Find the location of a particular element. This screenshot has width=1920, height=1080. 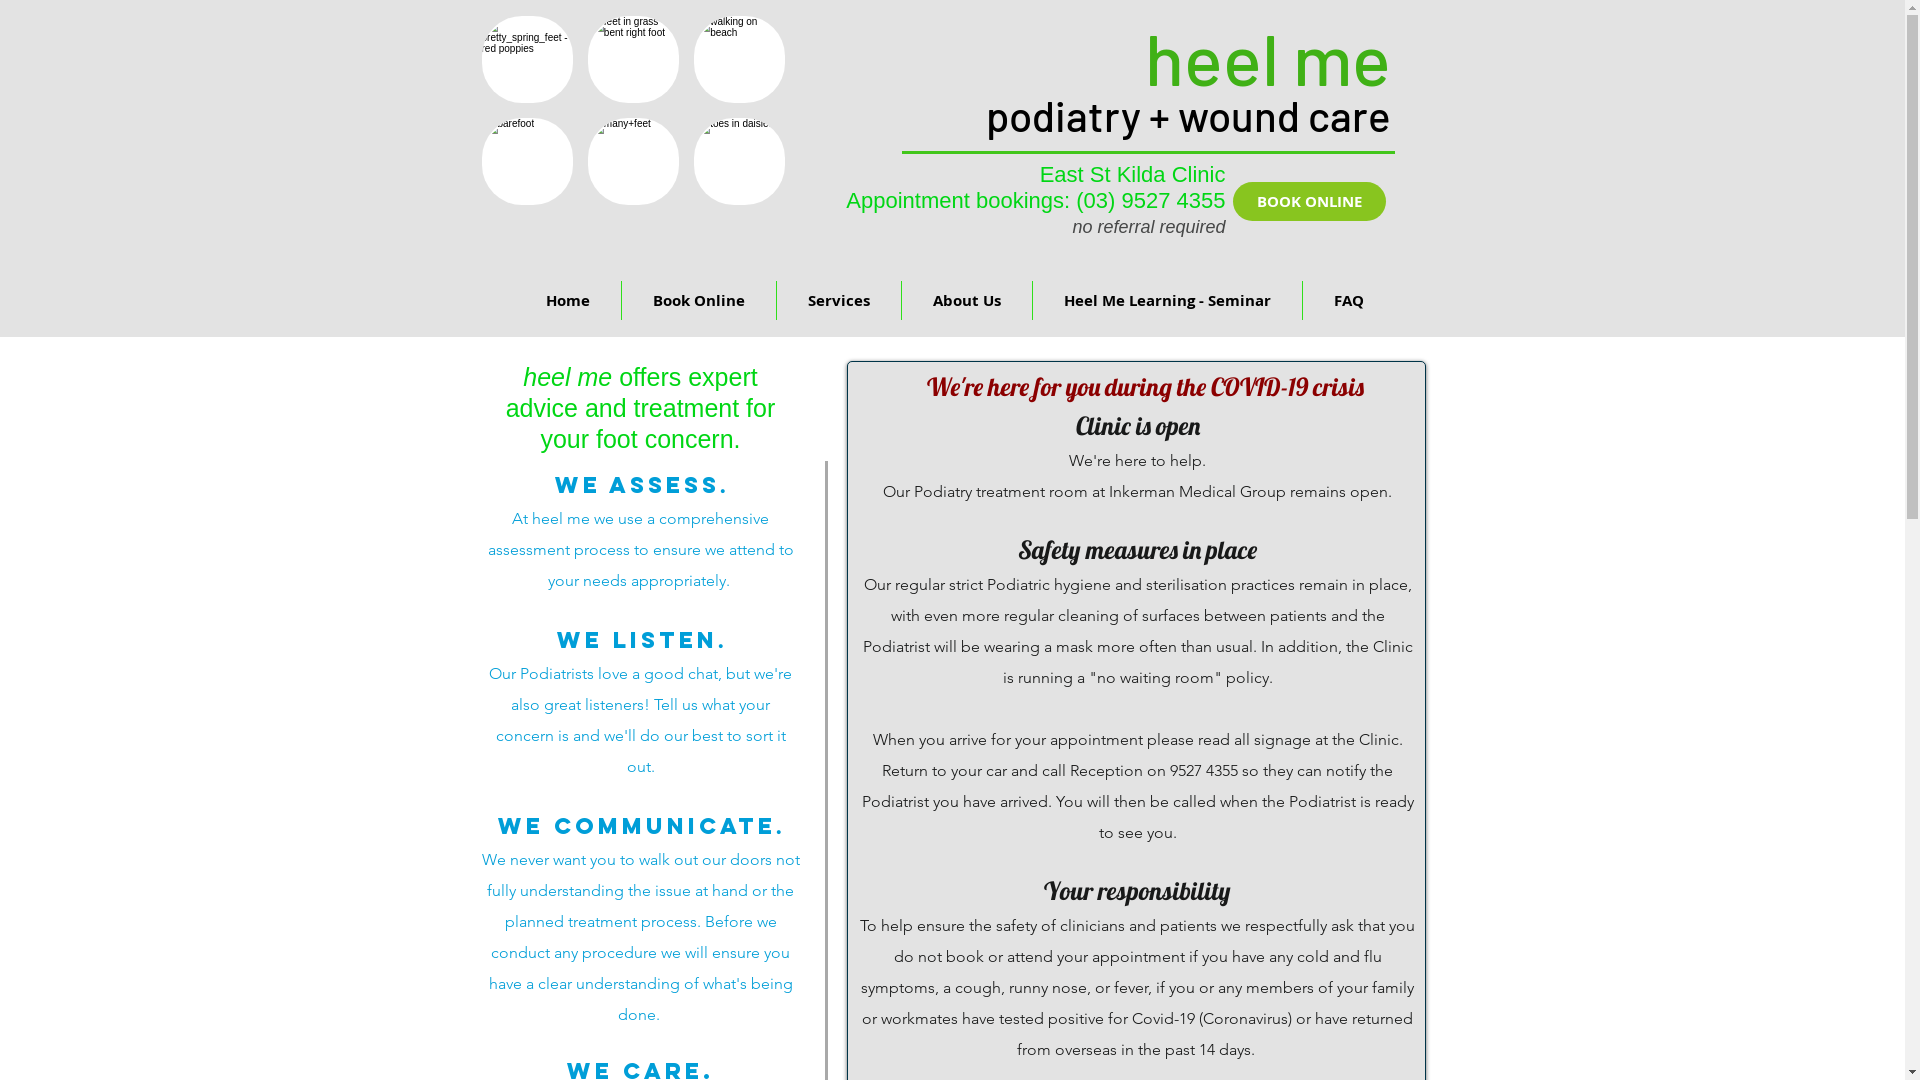

'Services' is located at coordinates (838, 300).